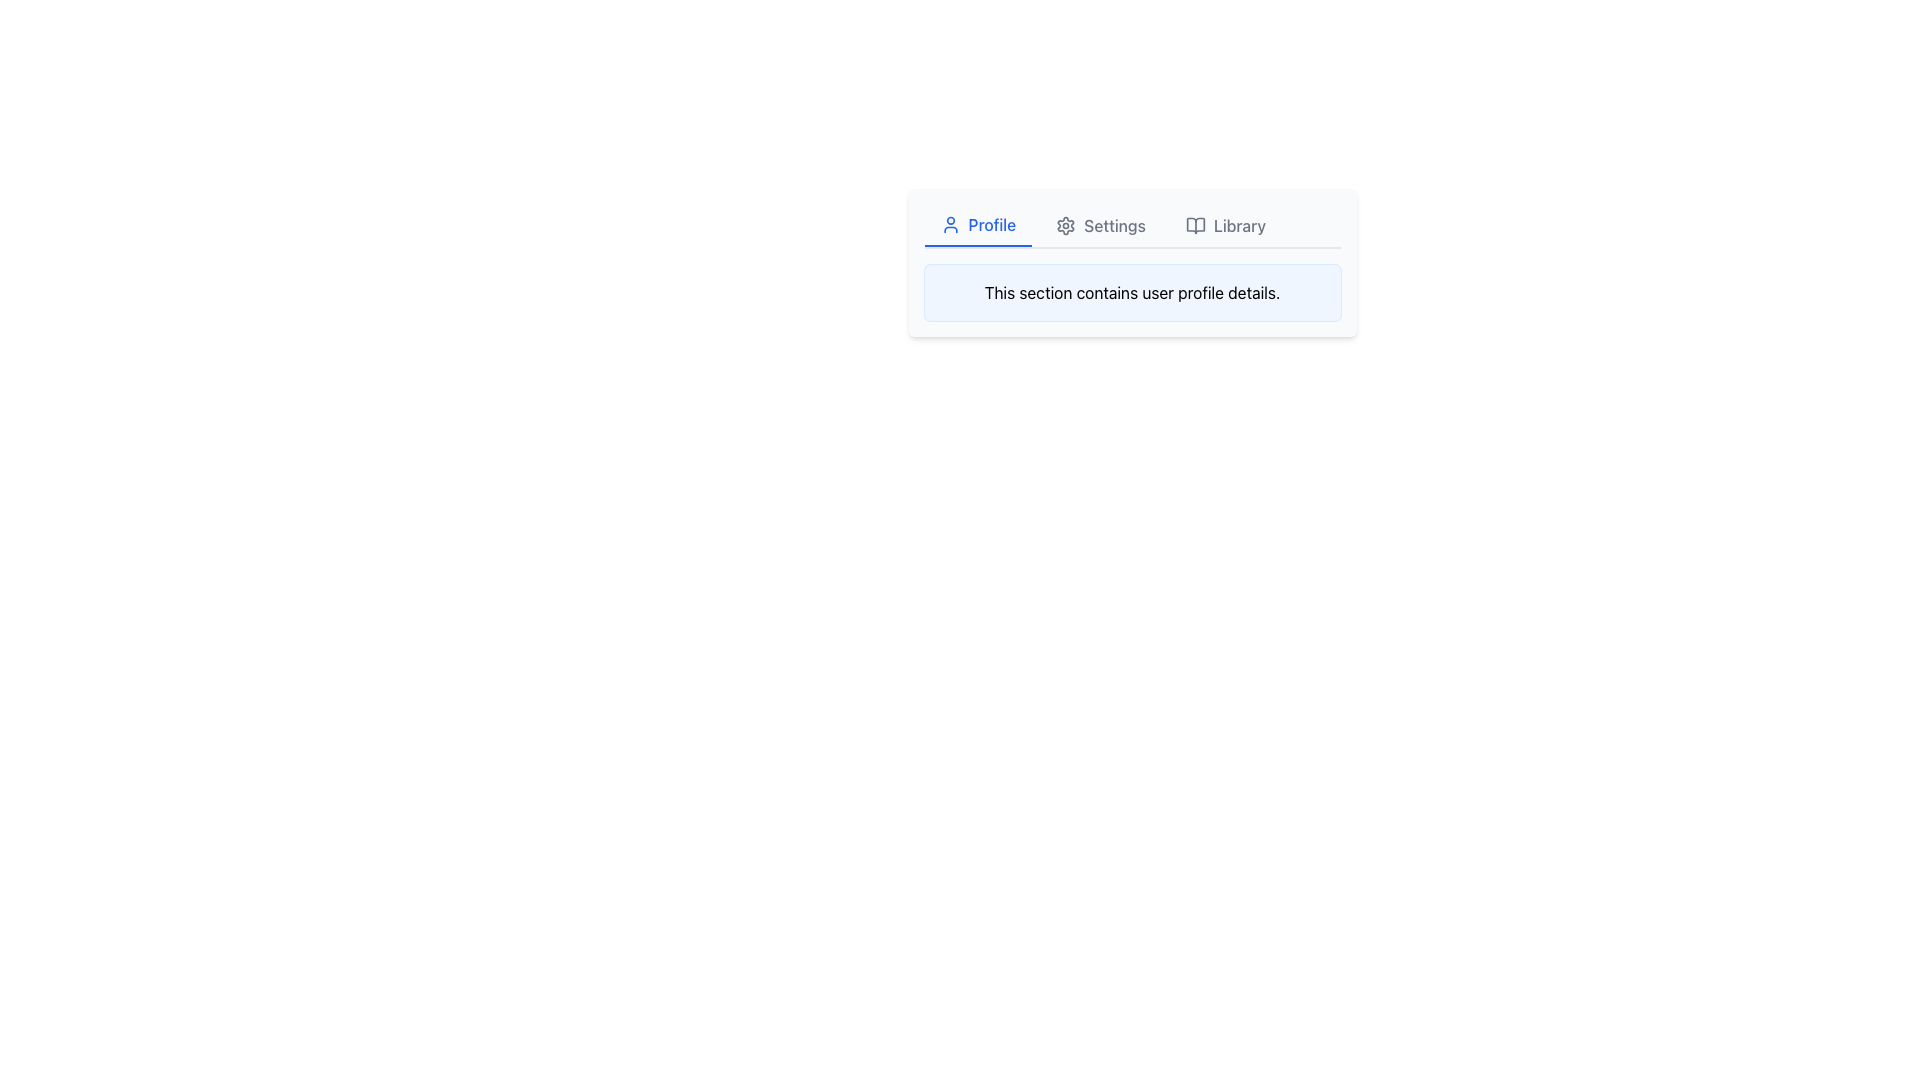 This screenshot has height=1080, width=1920. Describe the element at coordinates (1114, 225) in the screenshot. I see `displayed text from the 'Settings' text label located in the navigation bar following the gear icon` at that location.